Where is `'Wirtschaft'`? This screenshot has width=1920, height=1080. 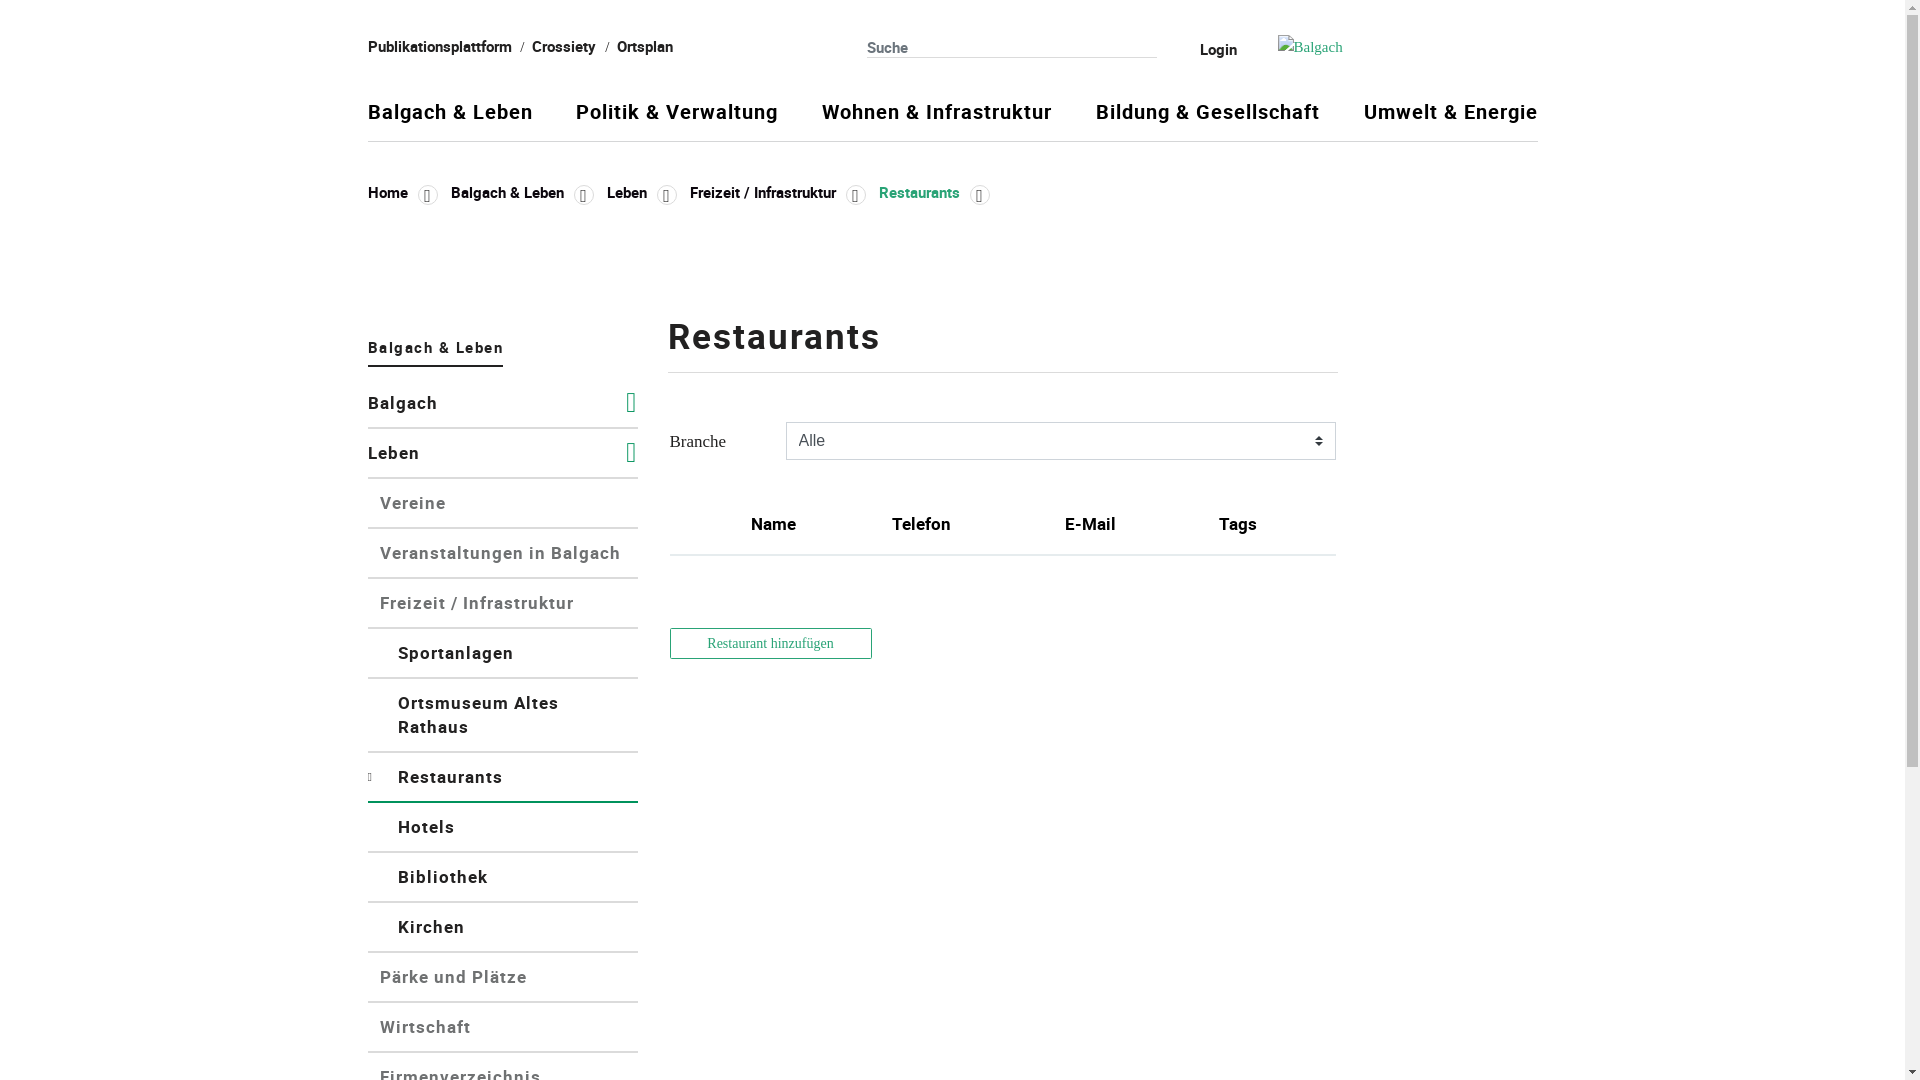
'Wirtschaft' is located at coordinates (503, 1028).